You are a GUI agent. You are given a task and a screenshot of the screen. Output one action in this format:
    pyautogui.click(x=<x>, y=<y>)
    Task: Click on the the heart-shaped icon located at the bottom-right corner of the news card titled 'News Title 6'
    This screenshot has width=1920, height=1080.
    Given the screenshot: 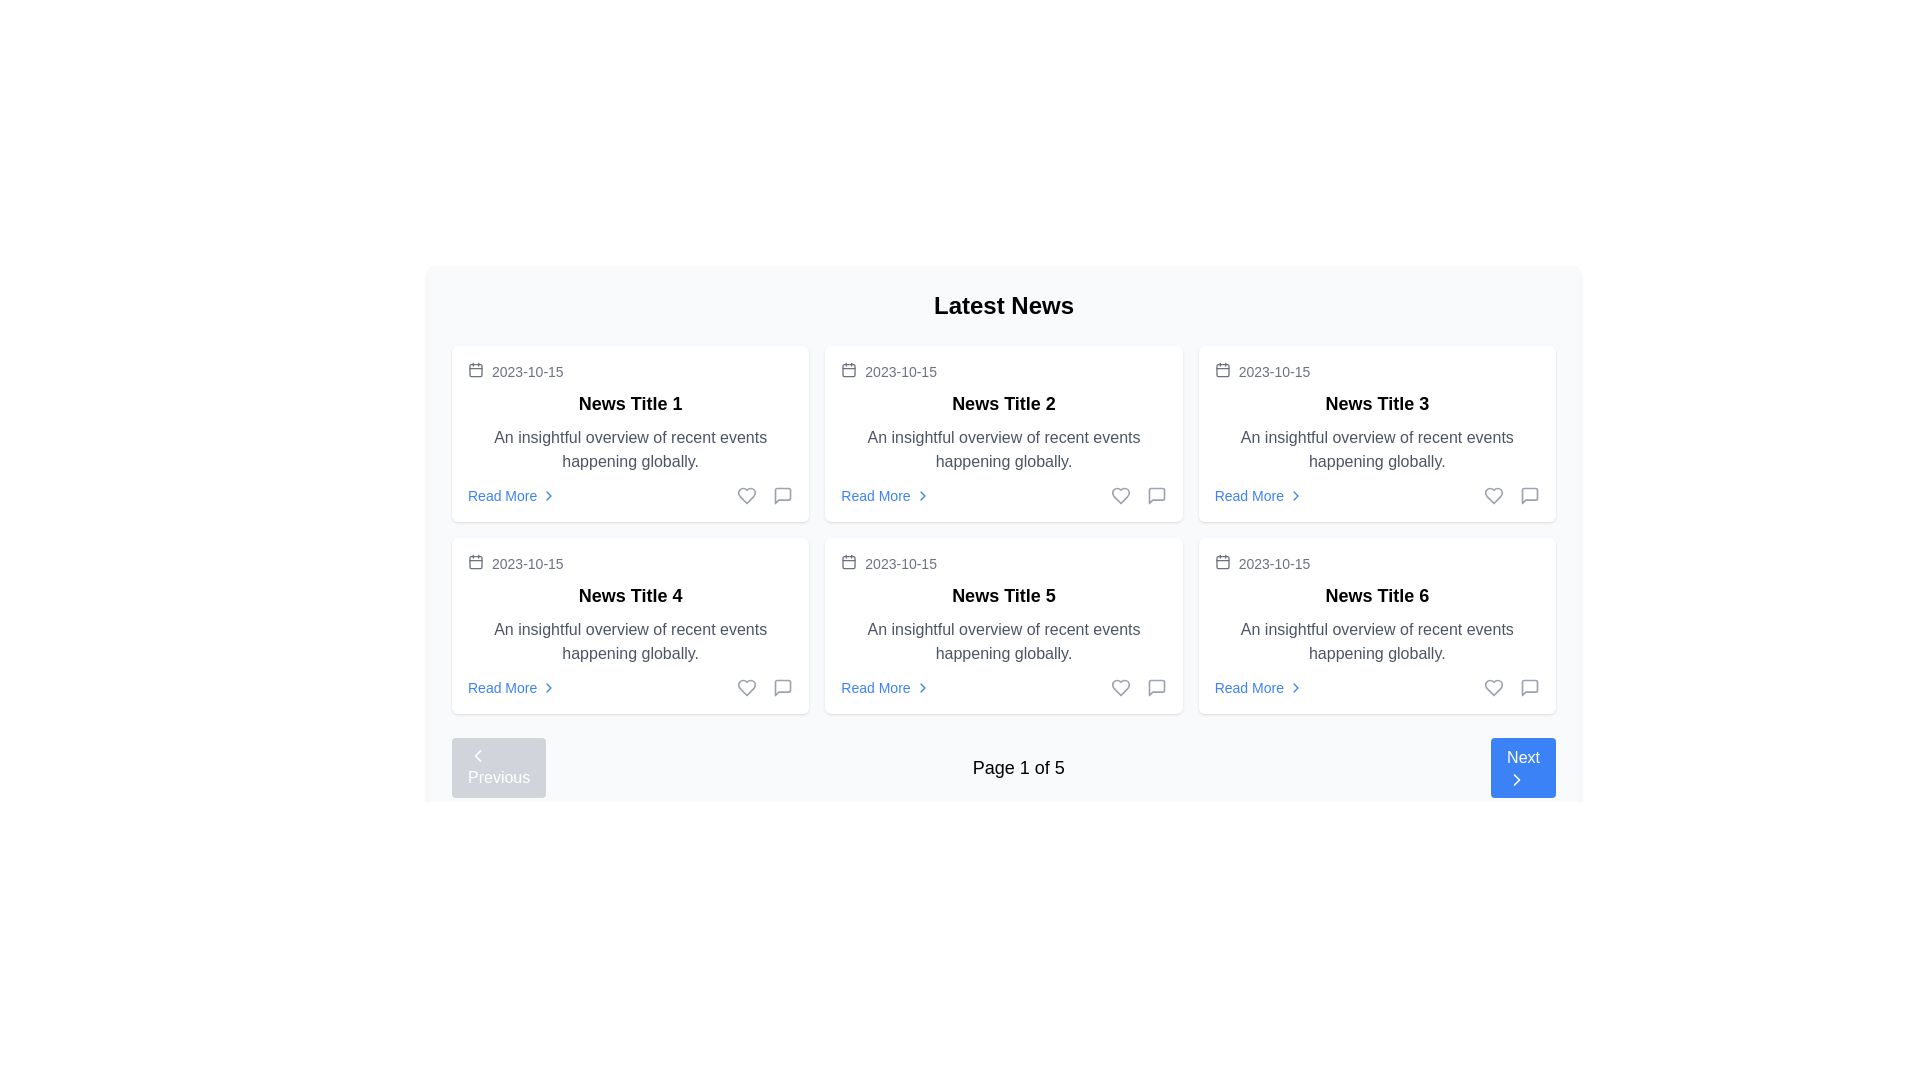 What is the action you would take?
    pyautogui.click(x=1493, y=686)
    